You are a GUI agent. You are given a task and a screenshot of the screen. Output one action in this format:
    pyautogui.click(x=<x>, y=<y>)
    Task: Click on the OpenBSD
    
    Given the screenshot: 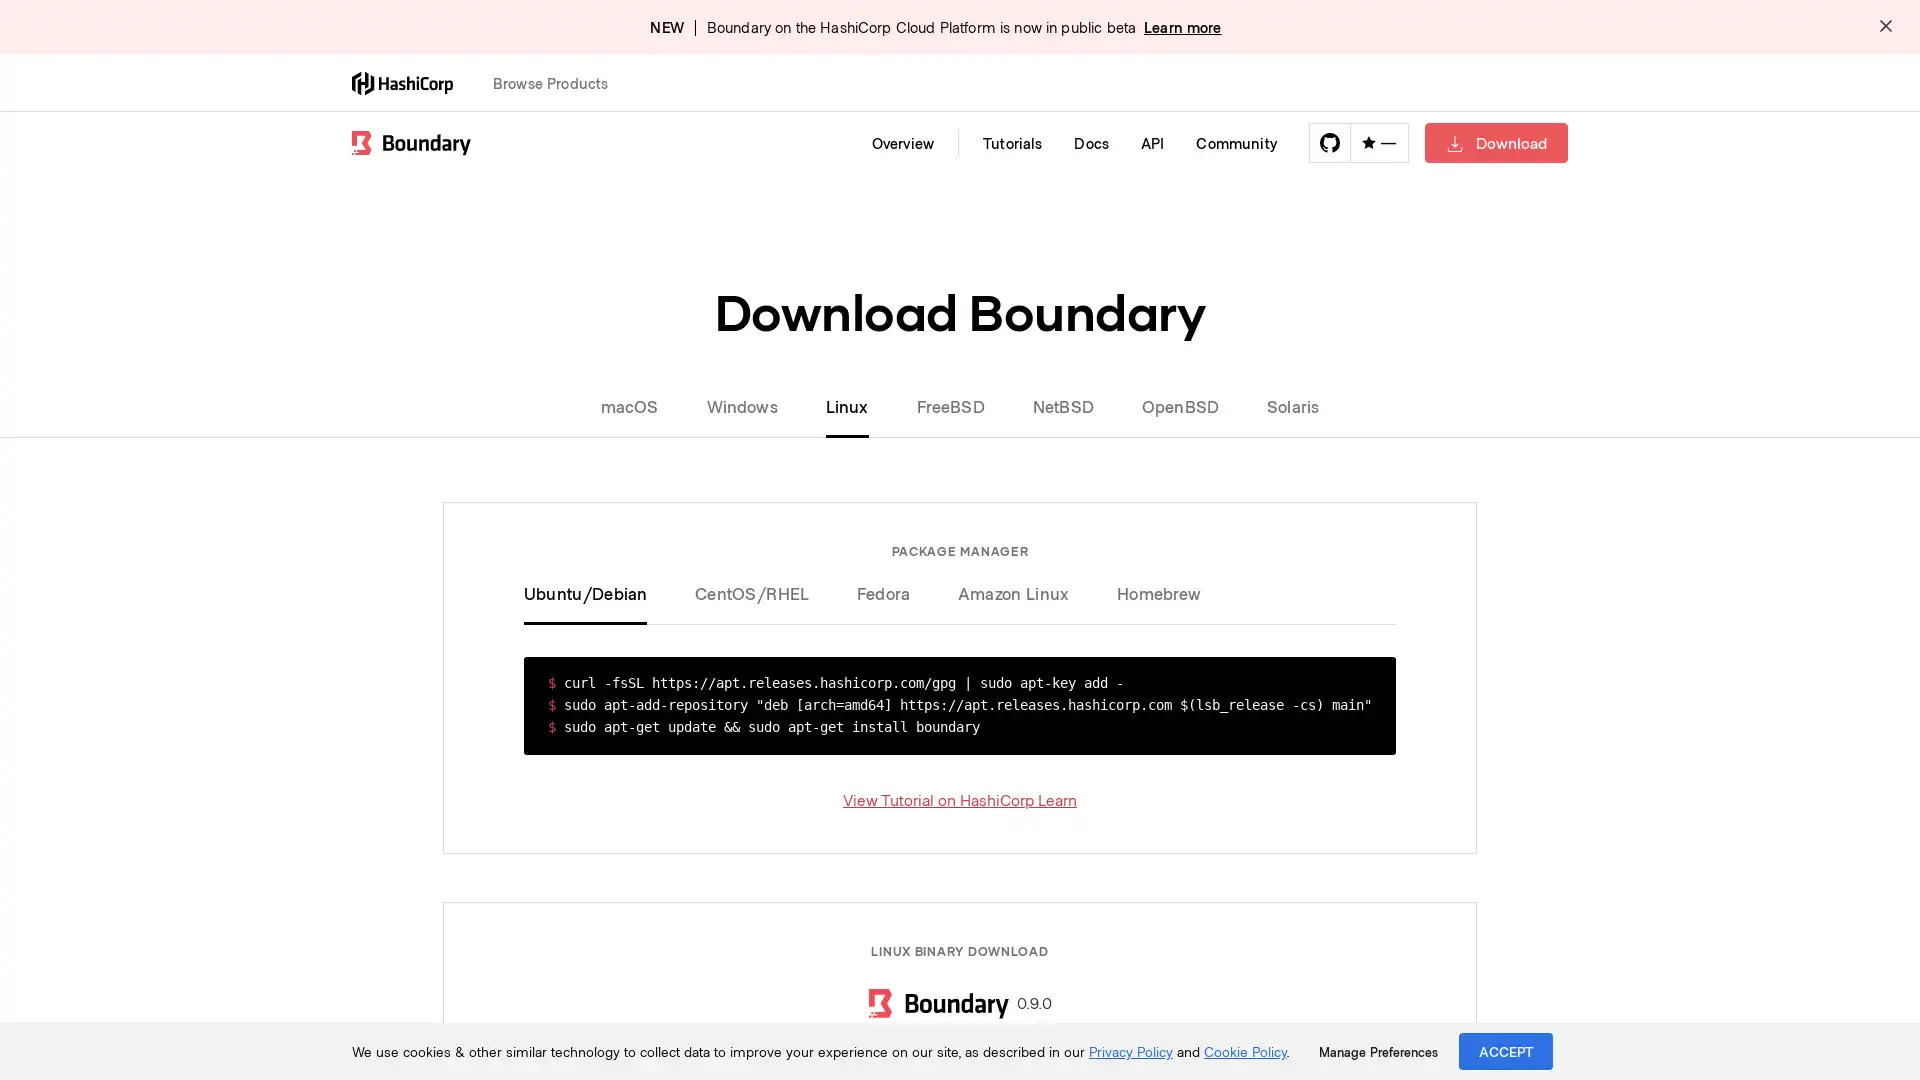 What is the action you would take?
    pyautogui.click(x=1180, y=405)
    